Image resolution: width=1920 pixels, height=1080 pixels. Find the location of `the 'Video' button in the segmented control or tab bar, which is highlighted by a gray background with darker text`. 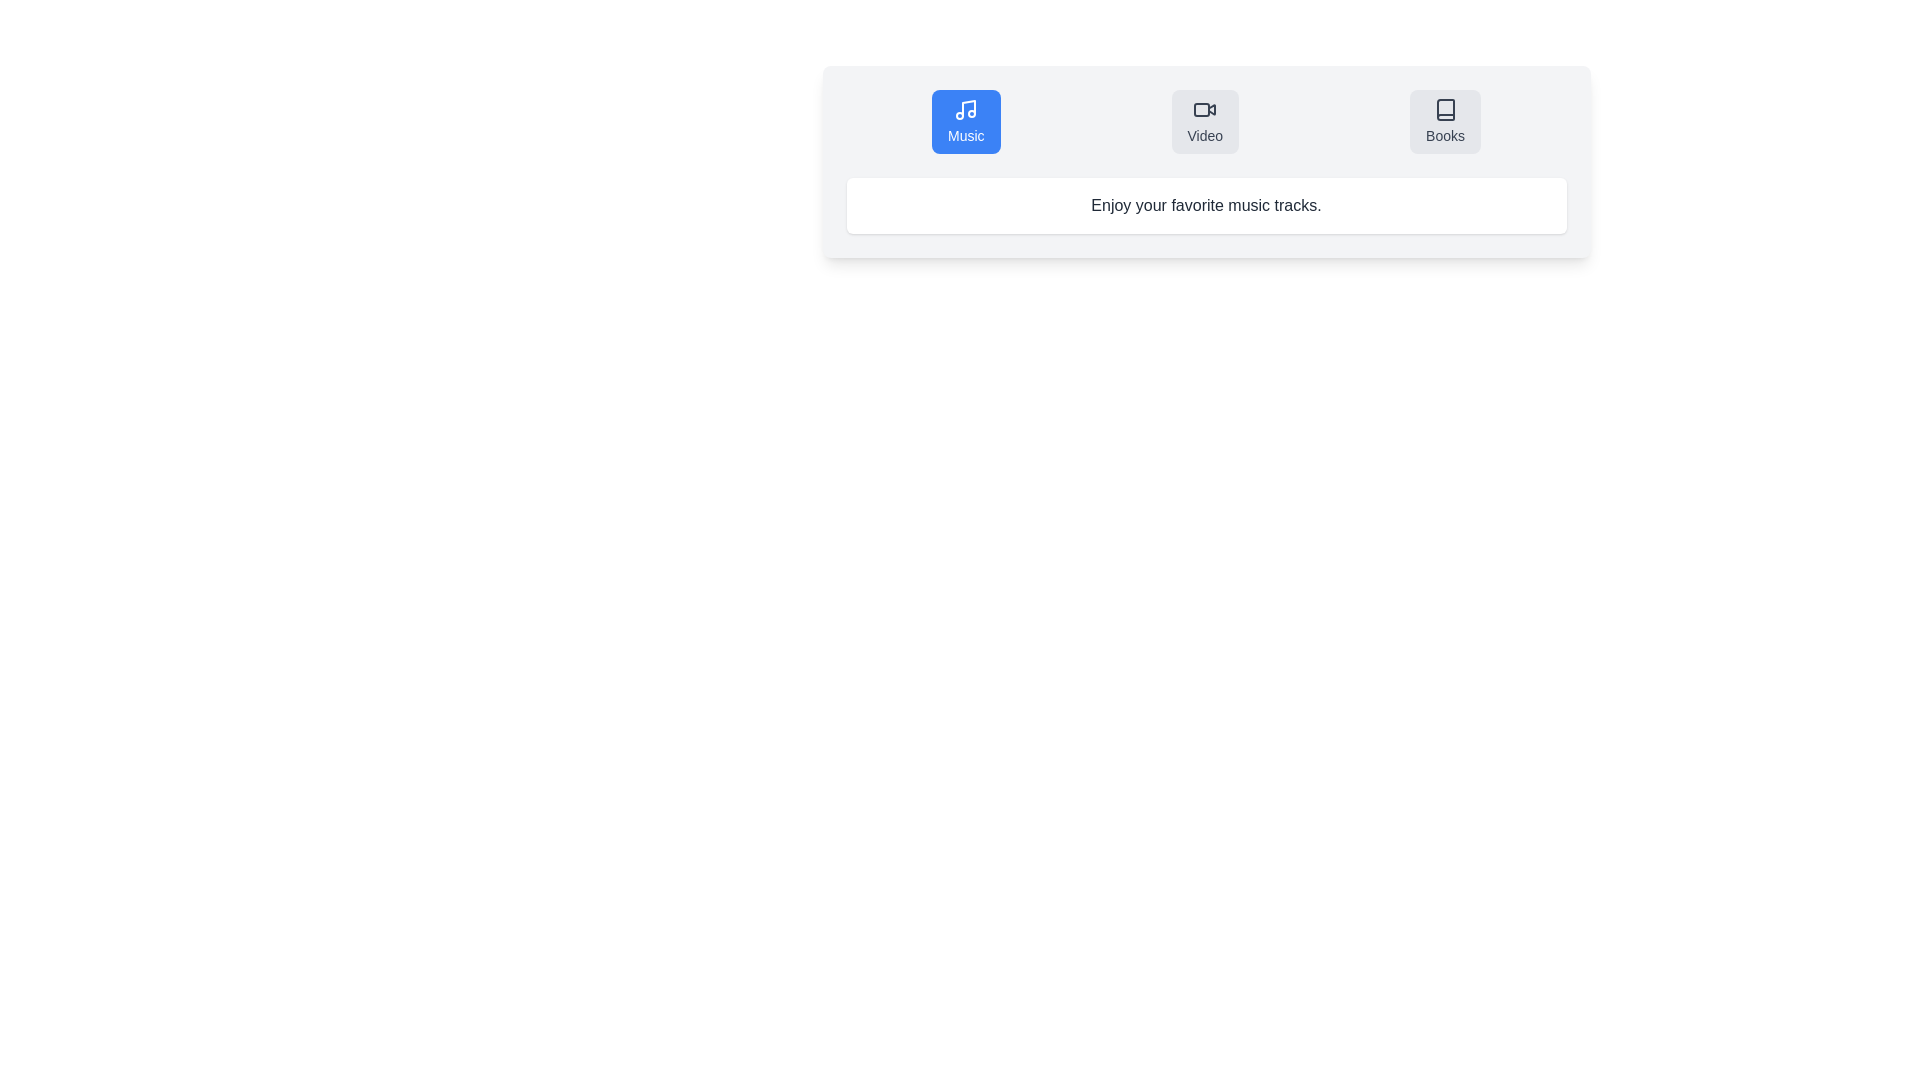

the 'Video' button in the segmented control or tab bar, which is highlighted by a gray background with darker text is located at coordinates (1205, 122).